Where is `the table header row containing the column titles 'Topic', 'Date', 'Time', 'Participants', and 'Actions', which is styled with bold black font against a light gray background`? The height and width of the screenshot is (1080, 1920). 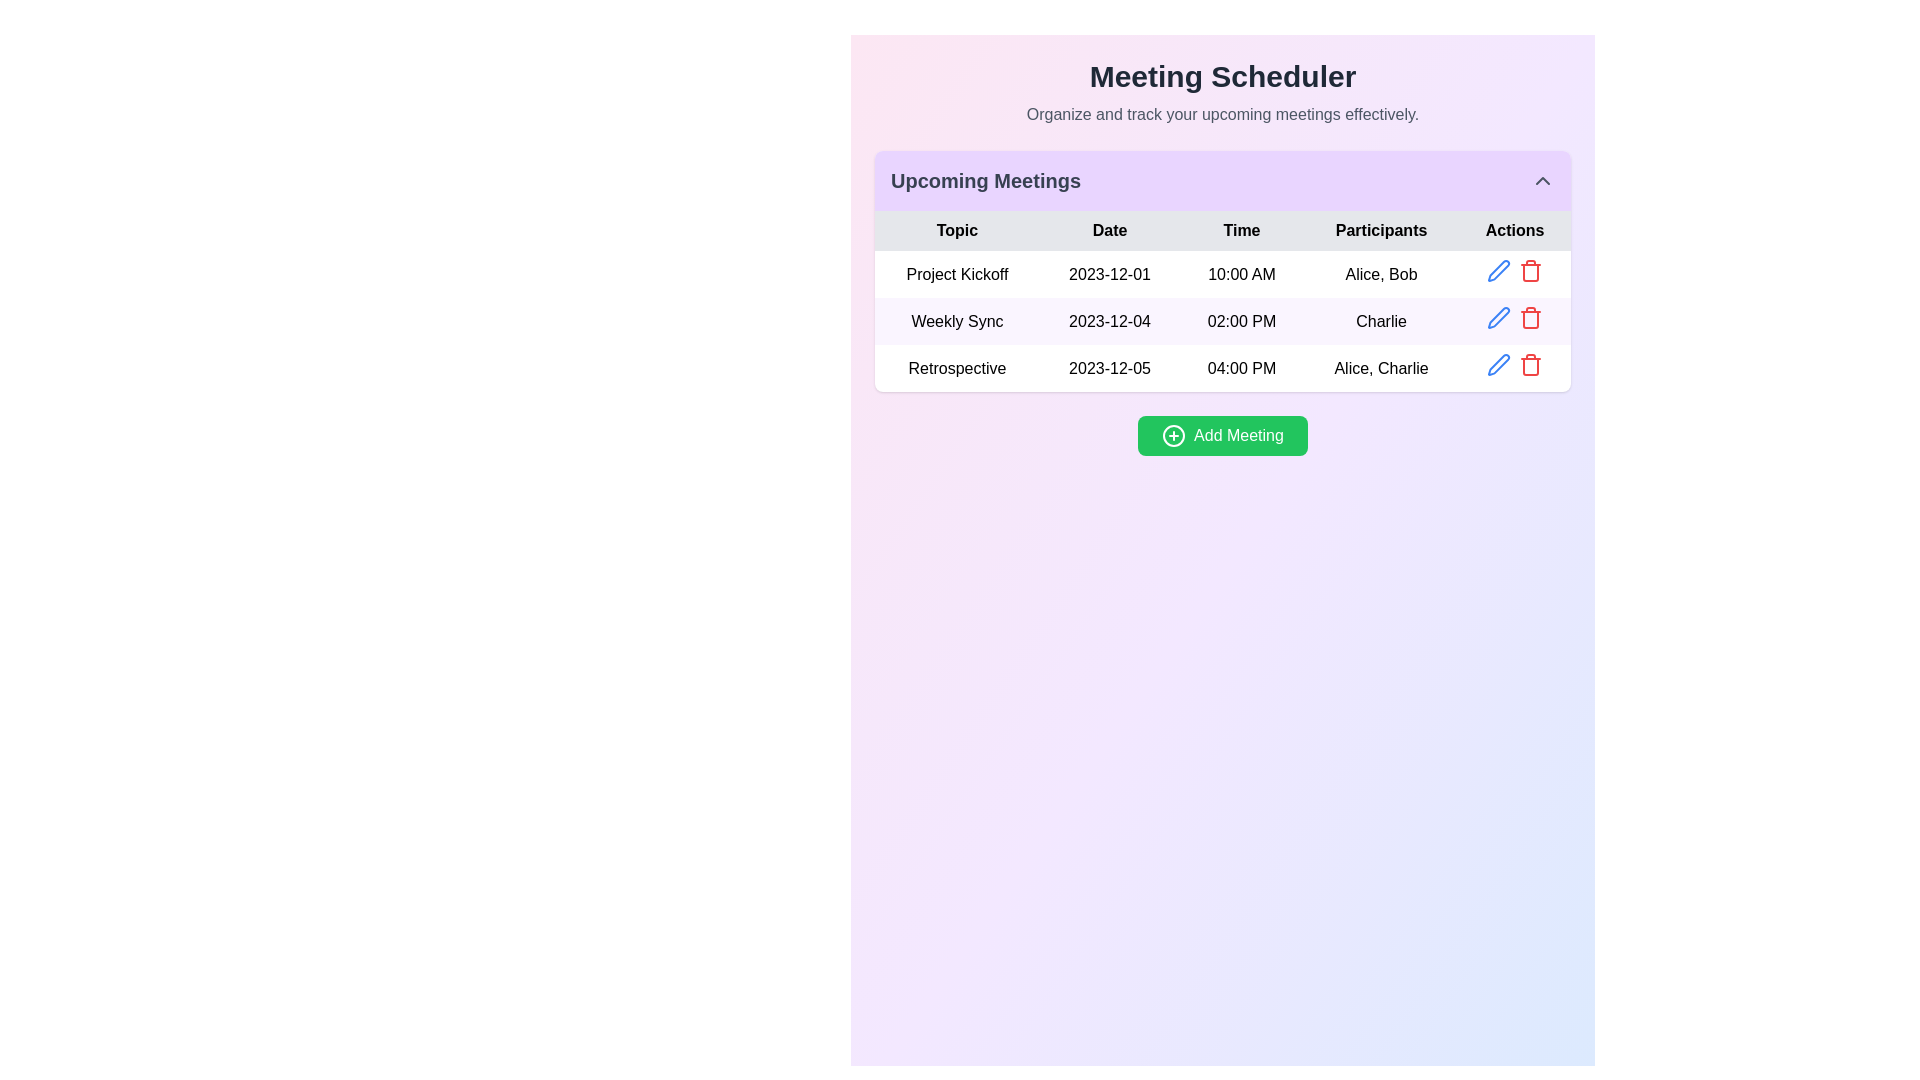 the table header row containing the column titles 'Topic', 'Date', 'Time', 'Participants', and 'Actions', which is styled with bold black font against a light gray background is located at coordinates (1222, 230).